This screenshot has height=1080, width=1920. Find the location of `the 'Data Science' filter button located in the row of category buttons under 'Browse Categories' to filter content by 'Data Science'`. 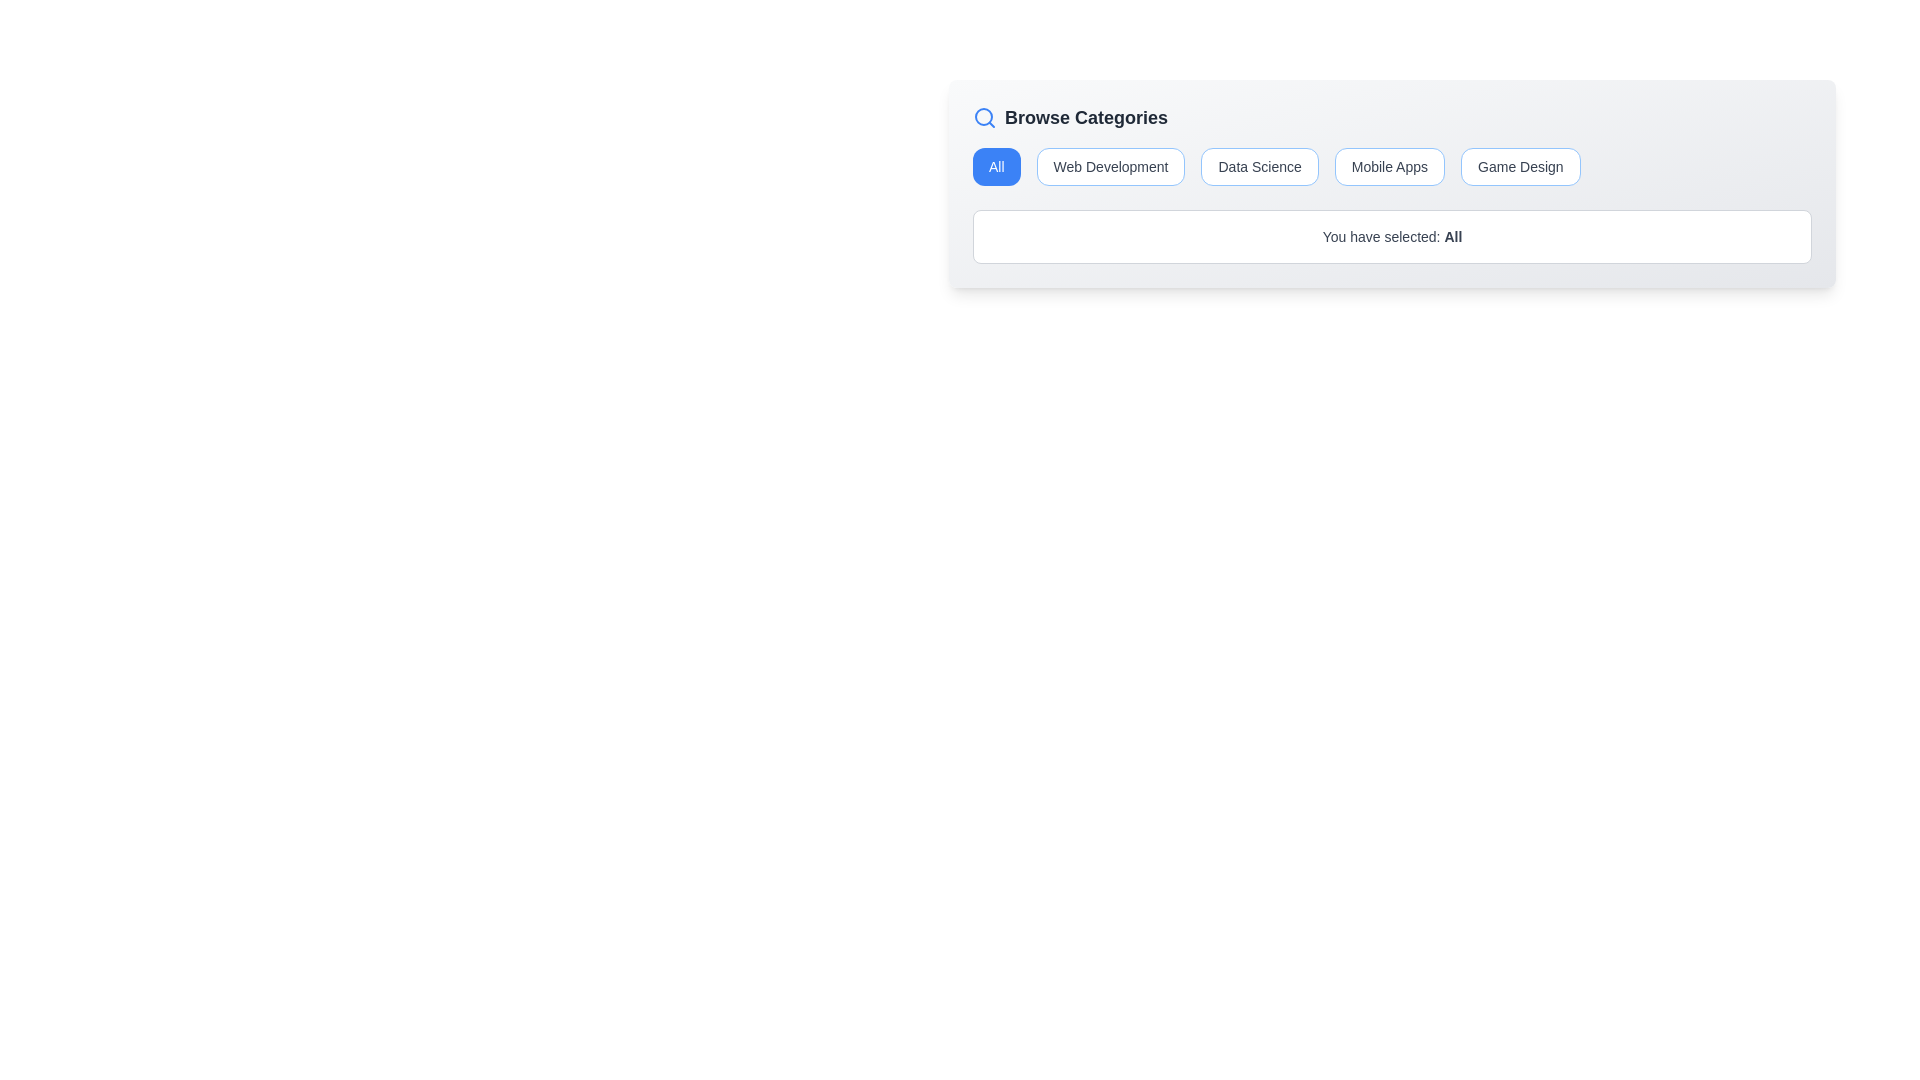

the 'Data Science' filter button located in the row of category buttons under 'Browse Categories' to filter content by 'Data Science' is located at coordinates (1258, 165).